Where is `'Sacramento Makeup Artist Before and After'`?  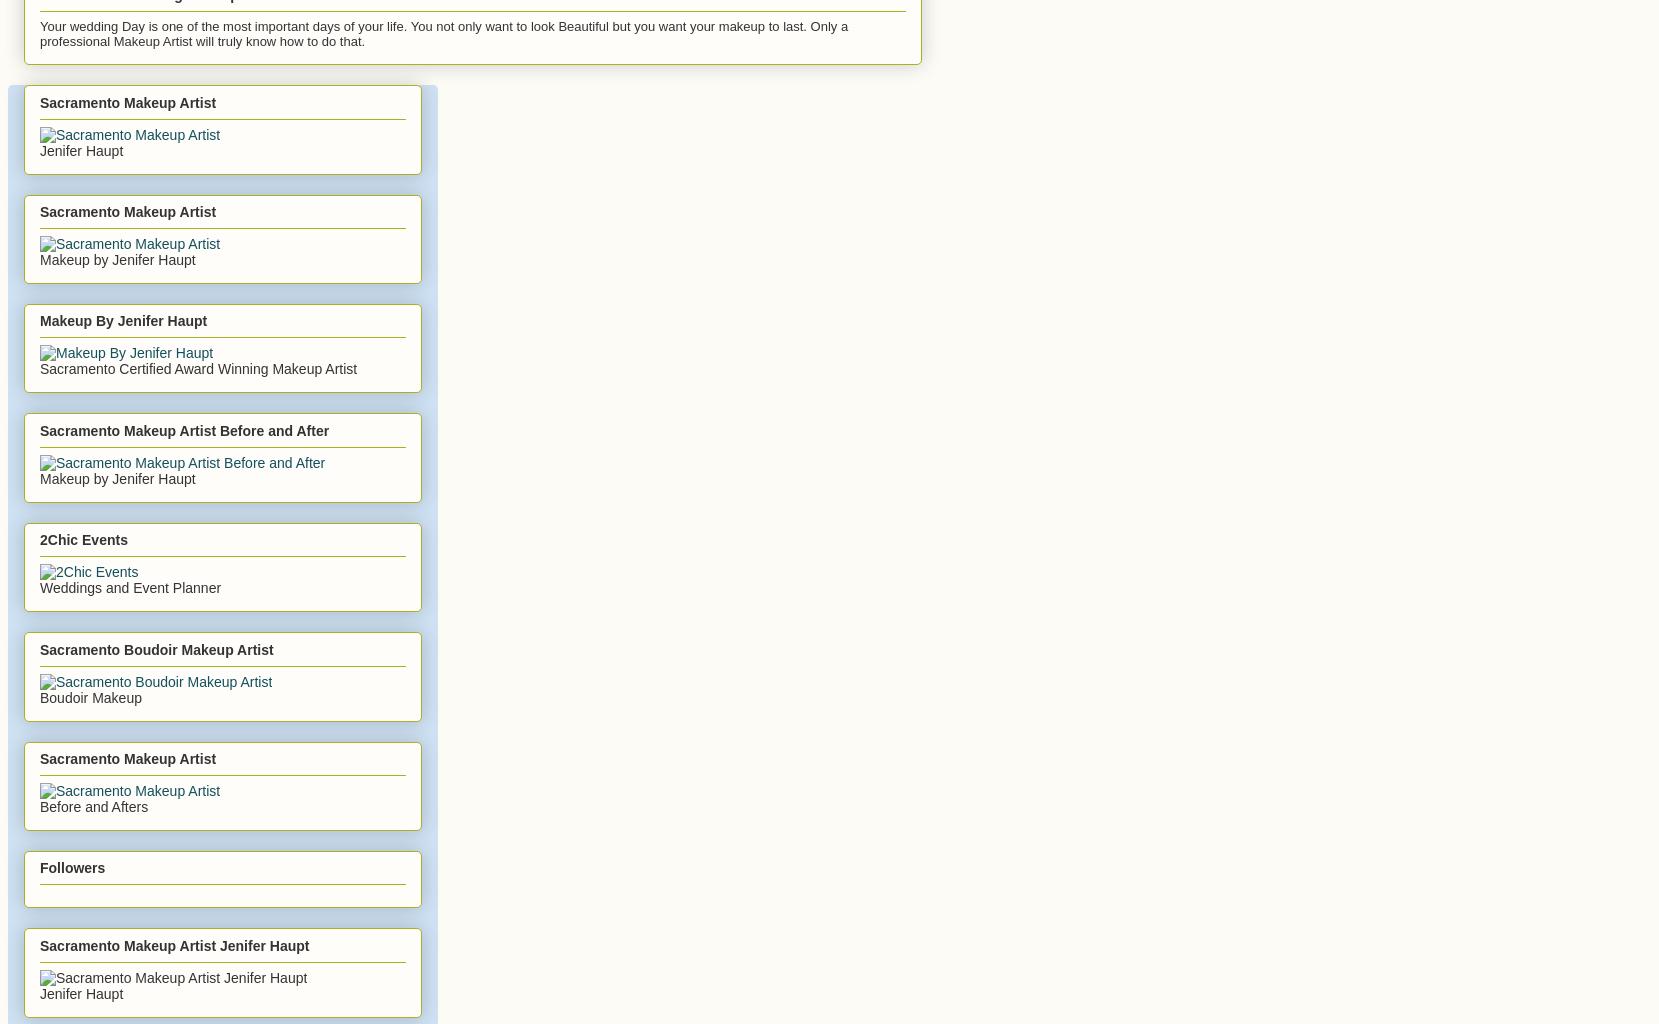 'Sacramento Makeup Artist Before and After' is located at coordinates (38, 429).